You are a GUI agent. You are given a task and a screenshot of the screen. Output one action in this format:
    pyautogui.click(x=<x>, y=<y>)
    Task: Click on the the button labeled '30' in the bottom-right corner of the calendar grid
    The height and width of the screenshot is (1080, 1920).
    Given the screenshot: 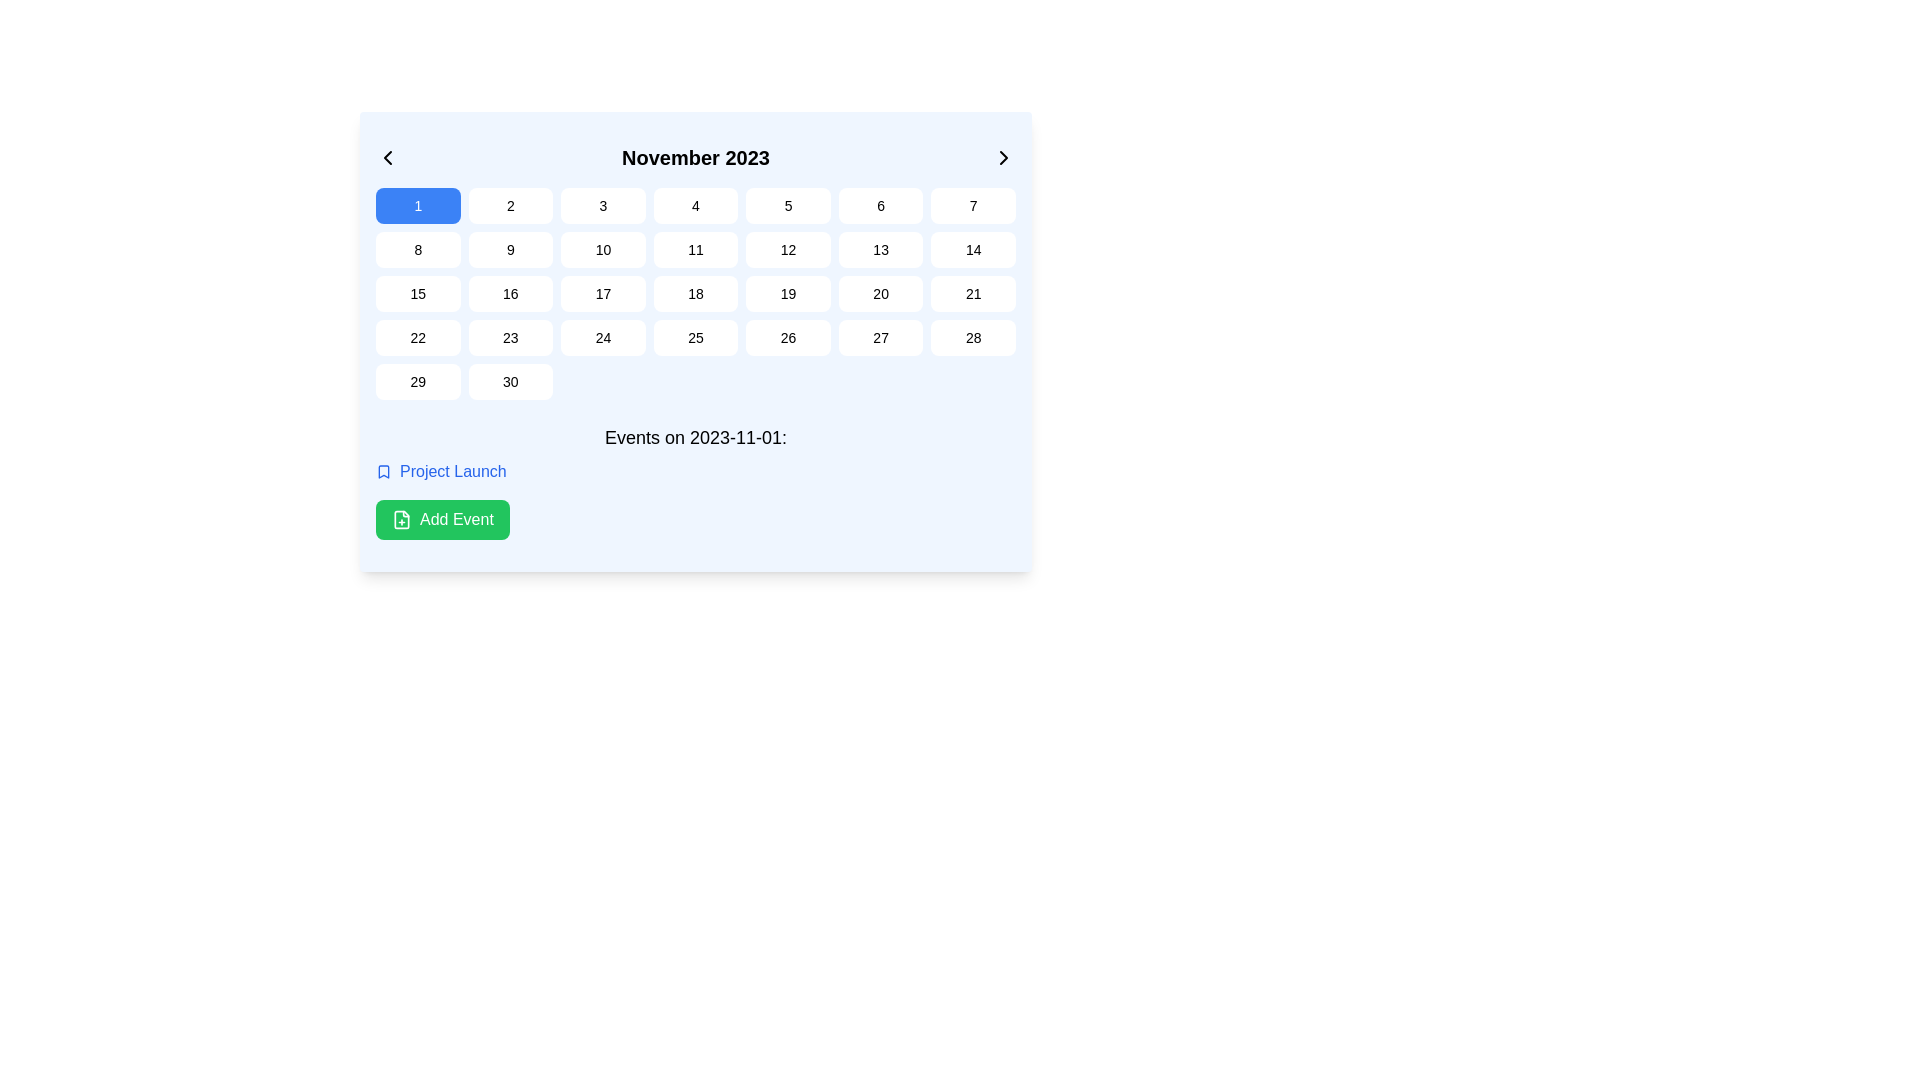 What is the action you would take?
    pyautogui.click(x=510, y=381)
    